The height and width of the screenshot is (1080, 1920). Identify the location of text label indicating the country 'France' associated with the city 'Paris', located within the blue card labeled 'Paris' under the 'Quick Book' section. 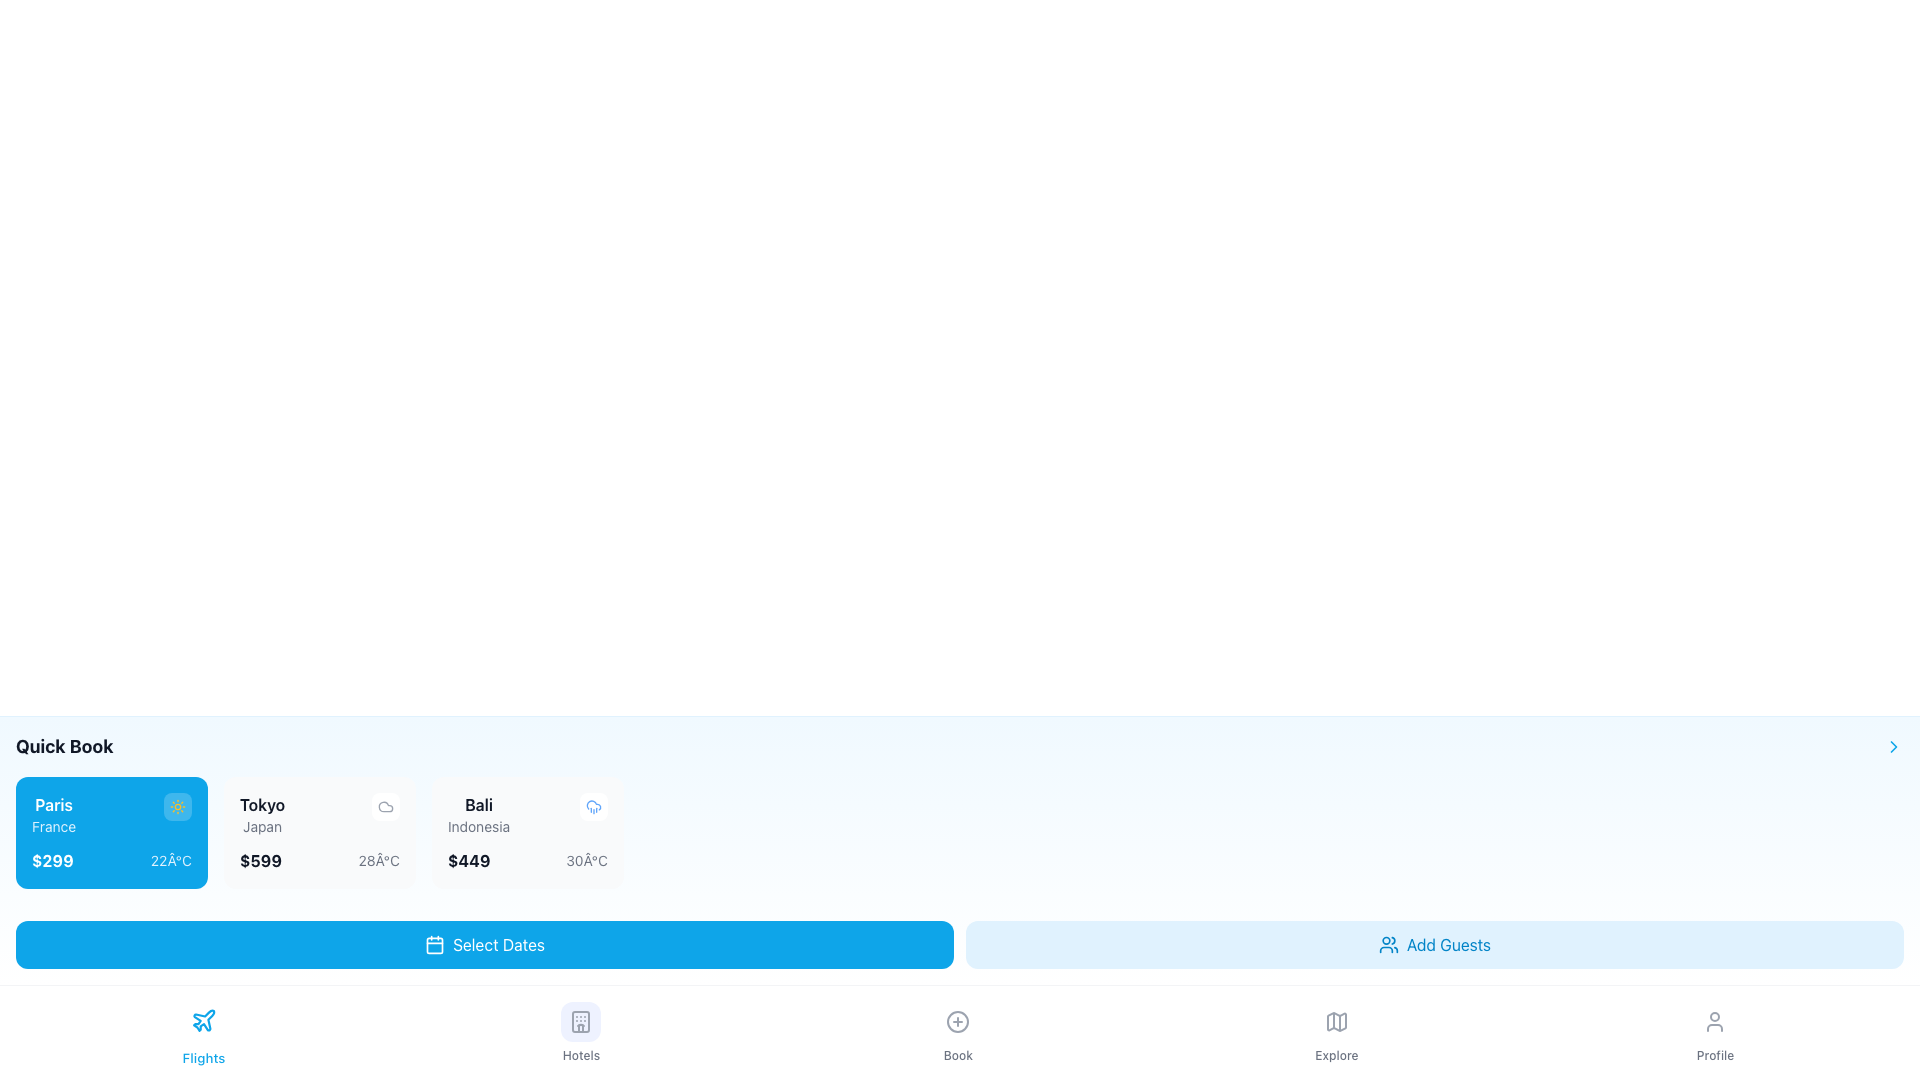
(54, 826).